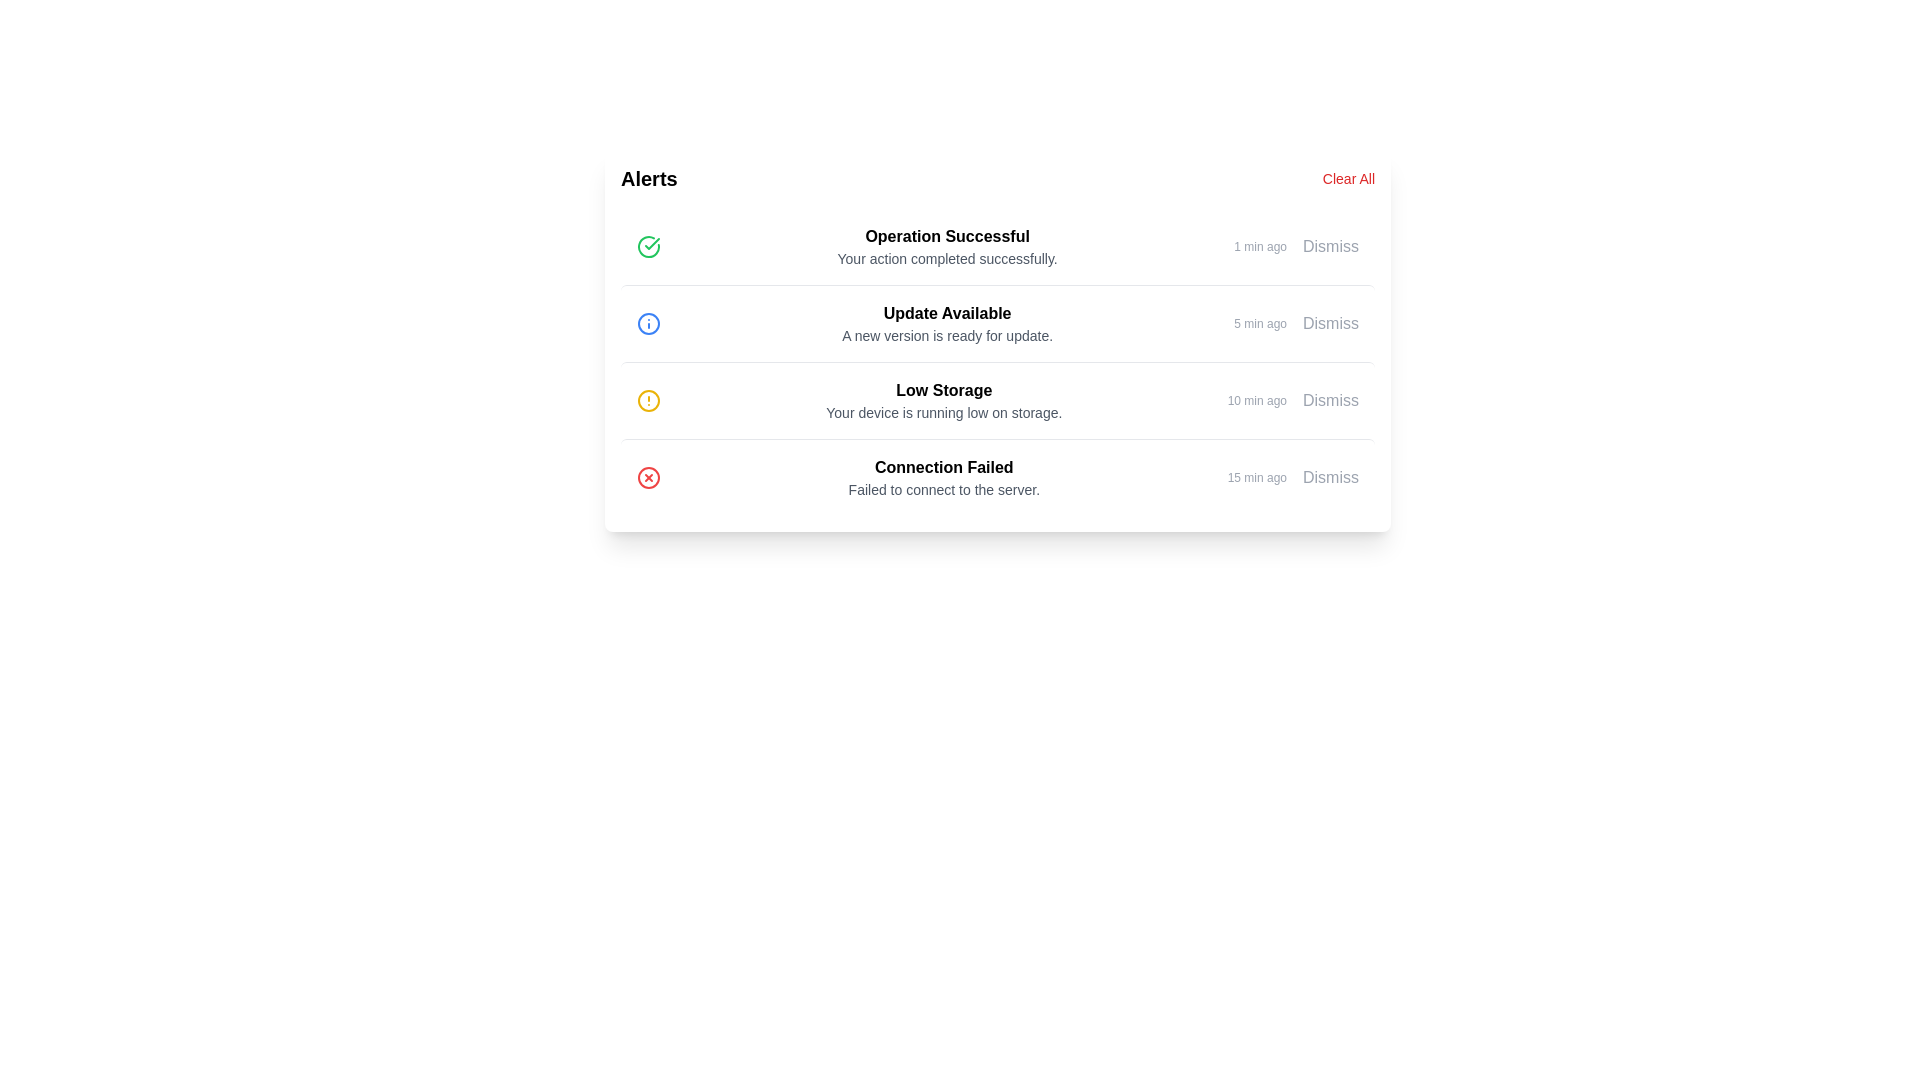 This screenshot has width=1920, height=1080. I want to click on text content of the Text Label that serves as the title or heading of an update notification, so click(946, 313).